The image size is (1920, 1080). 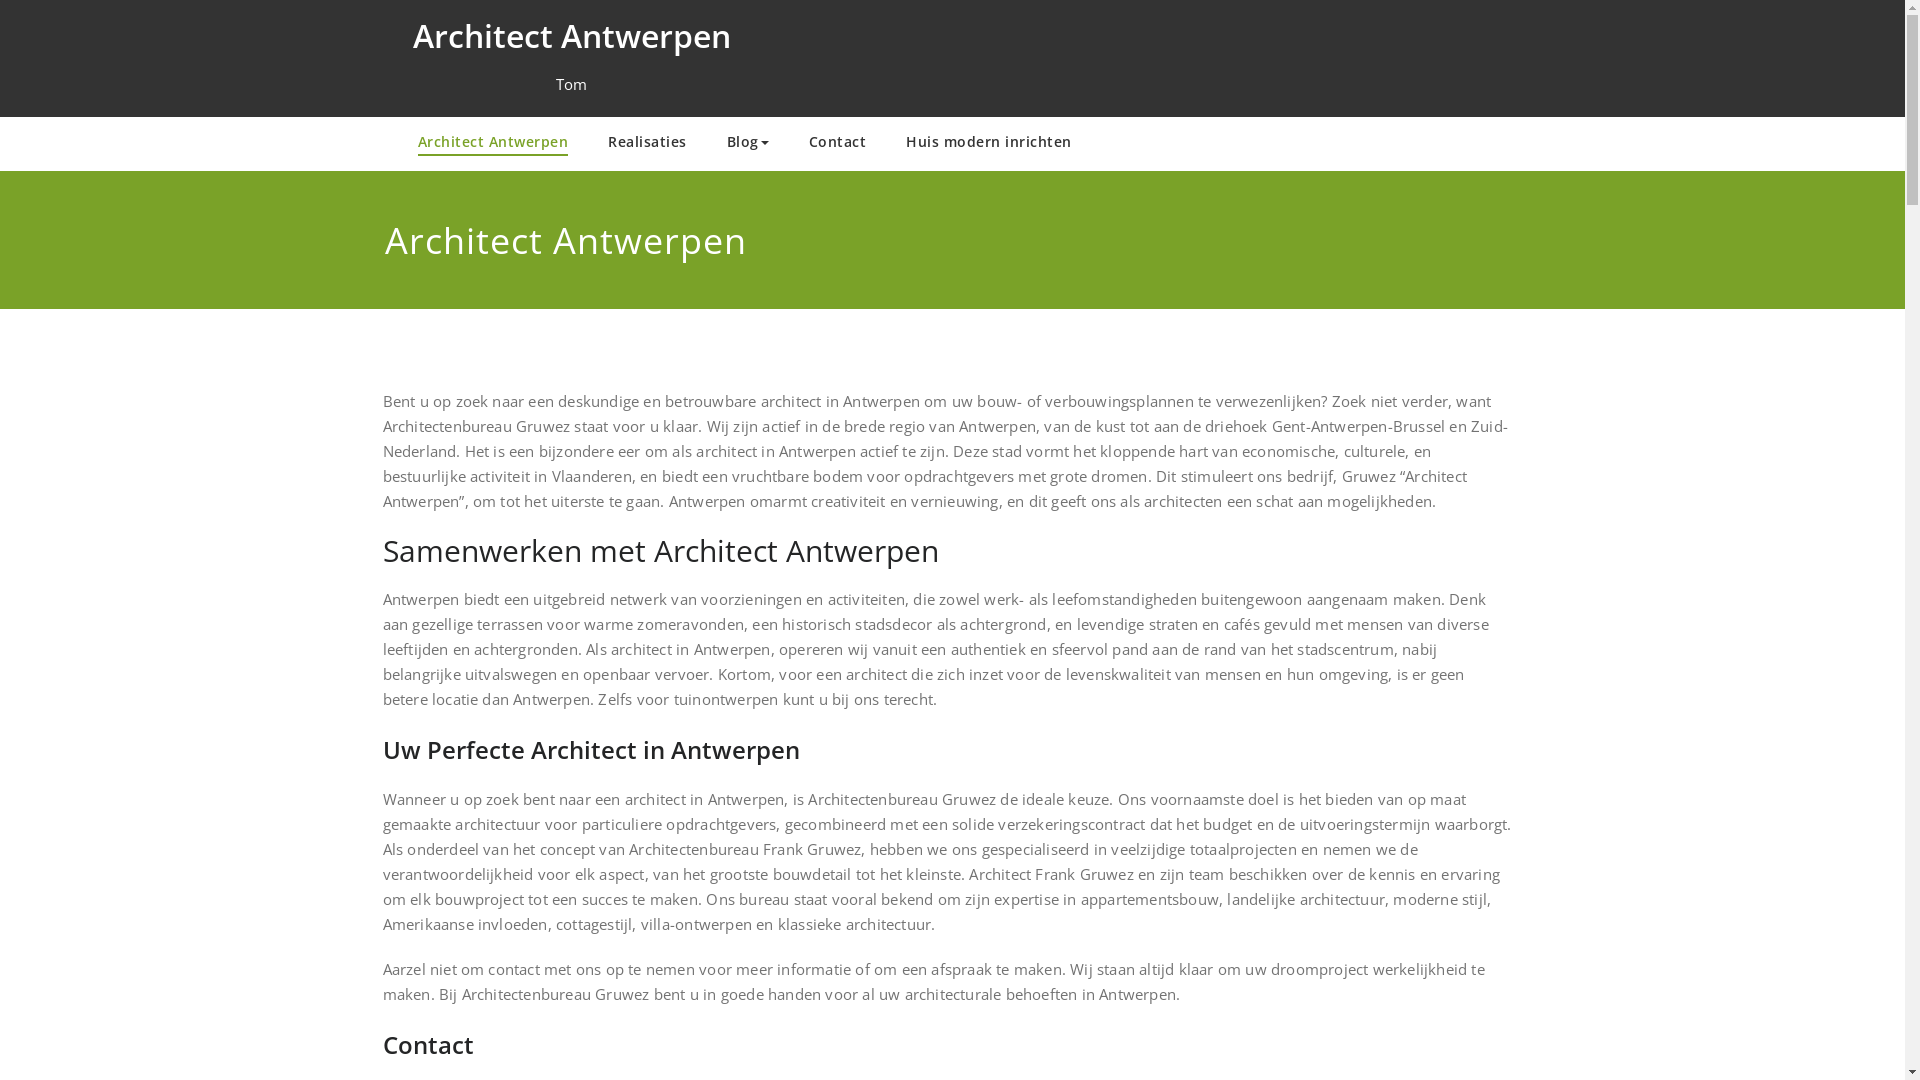 I want to click on 'Contact', so click(x=836, y=142).